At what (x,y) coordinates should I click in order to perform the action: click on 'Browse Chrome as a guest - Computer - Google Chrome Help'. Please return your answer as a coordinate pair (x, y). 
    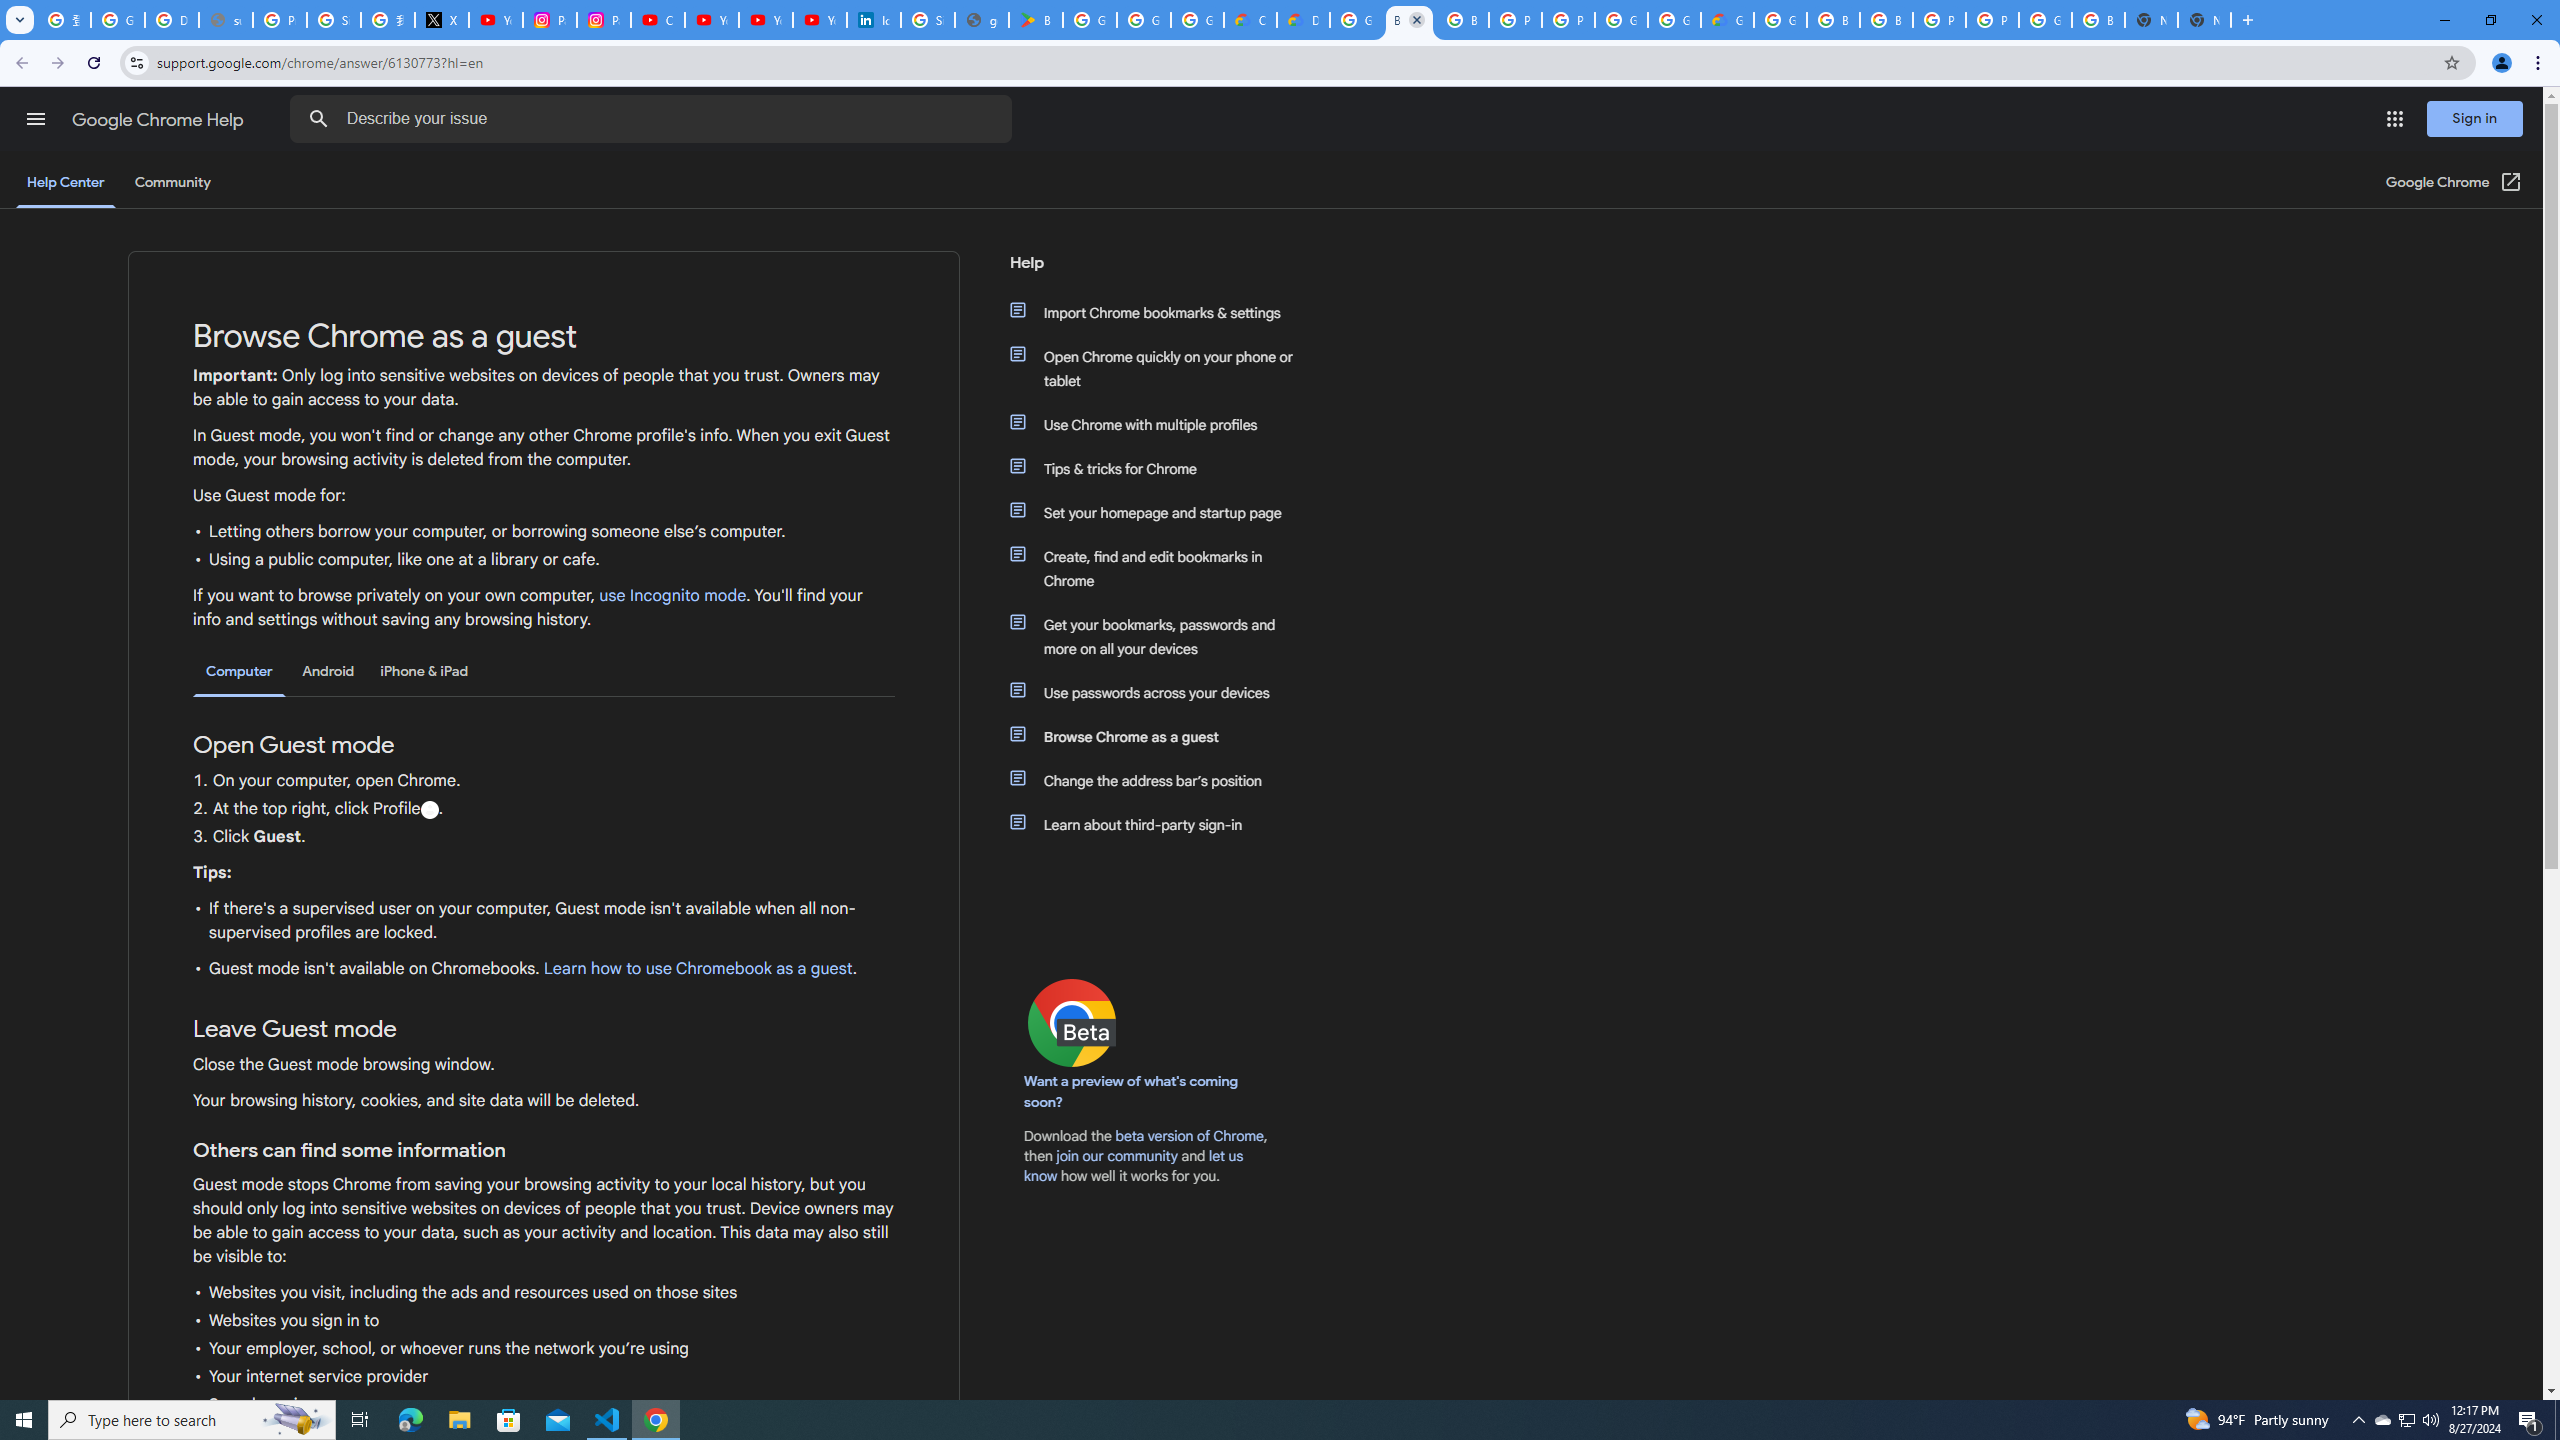
    Looking at the image, I should click on (1460, 19).